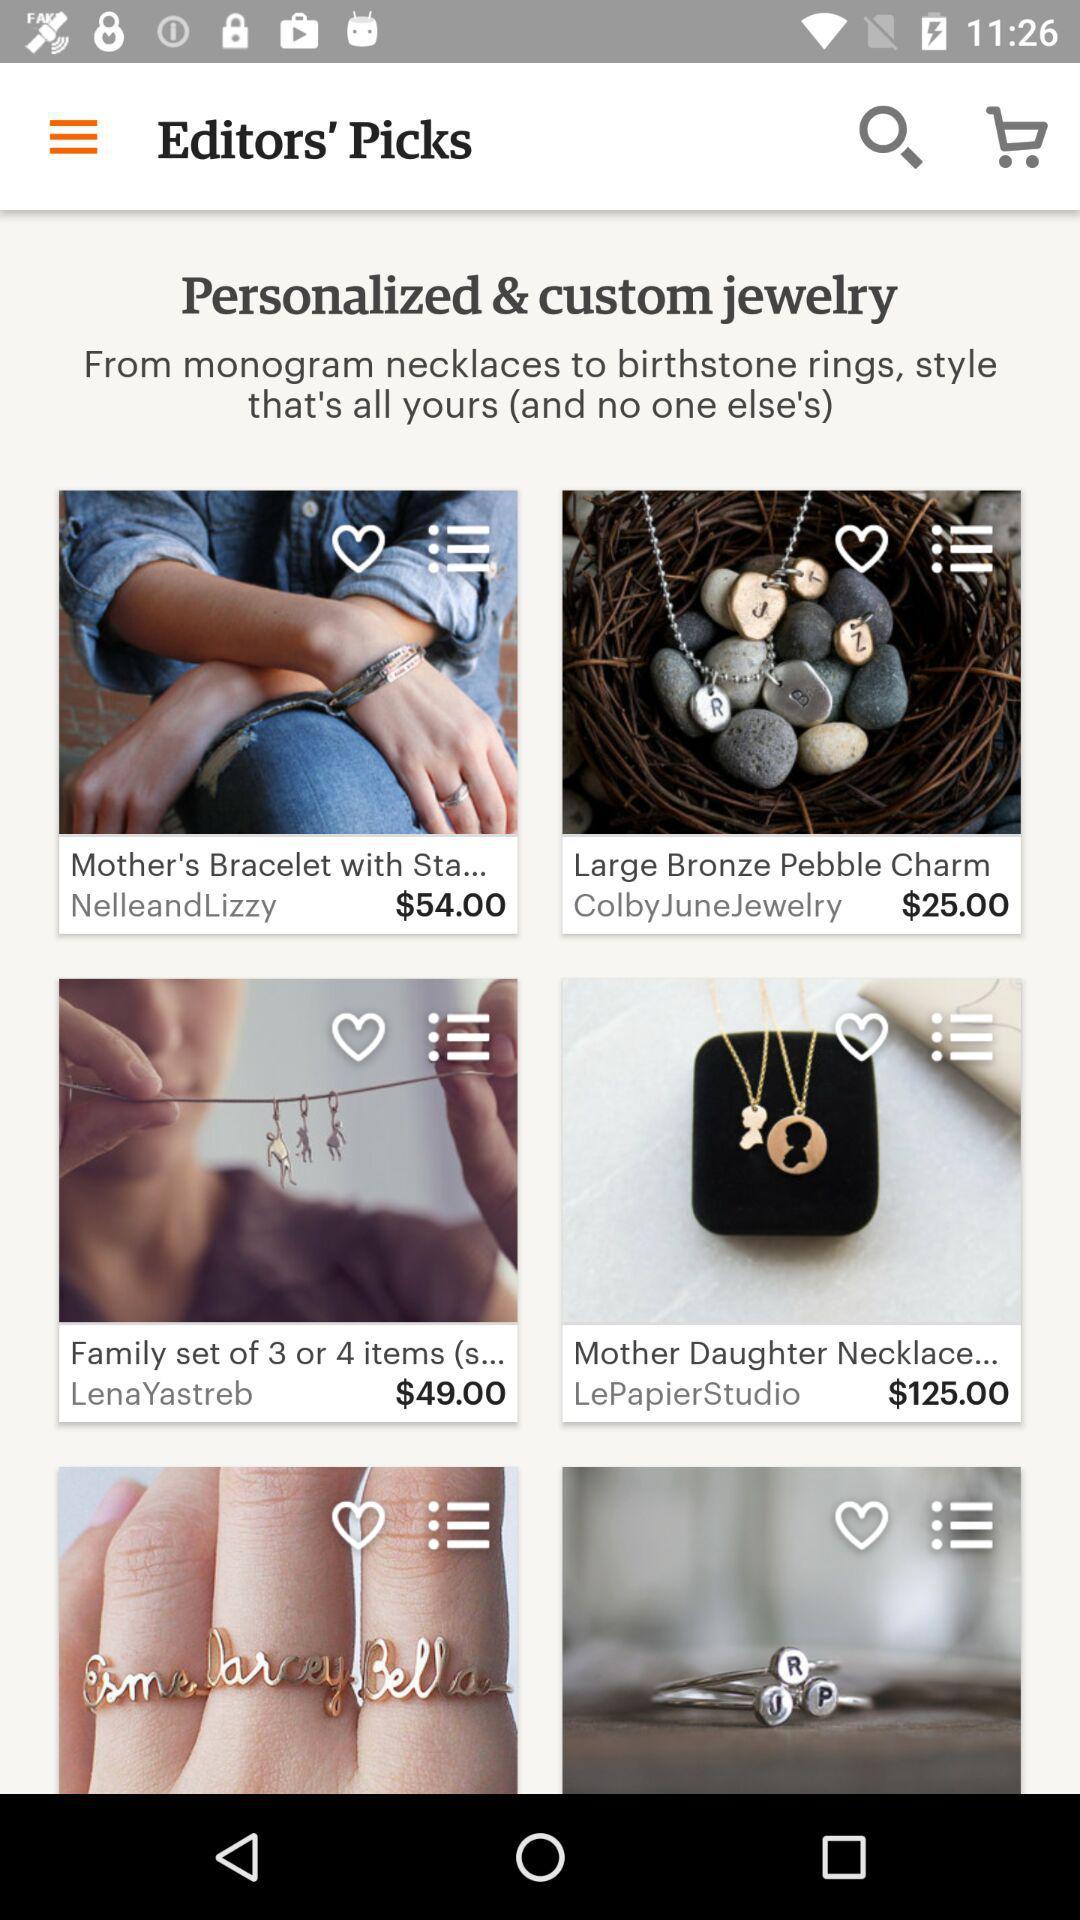 The width and height of the screenshot is (1080, 1920). Describe the element at coordinates (72, 135) in the screenshot. I see `icon above the from monogram necklaces` at that location.